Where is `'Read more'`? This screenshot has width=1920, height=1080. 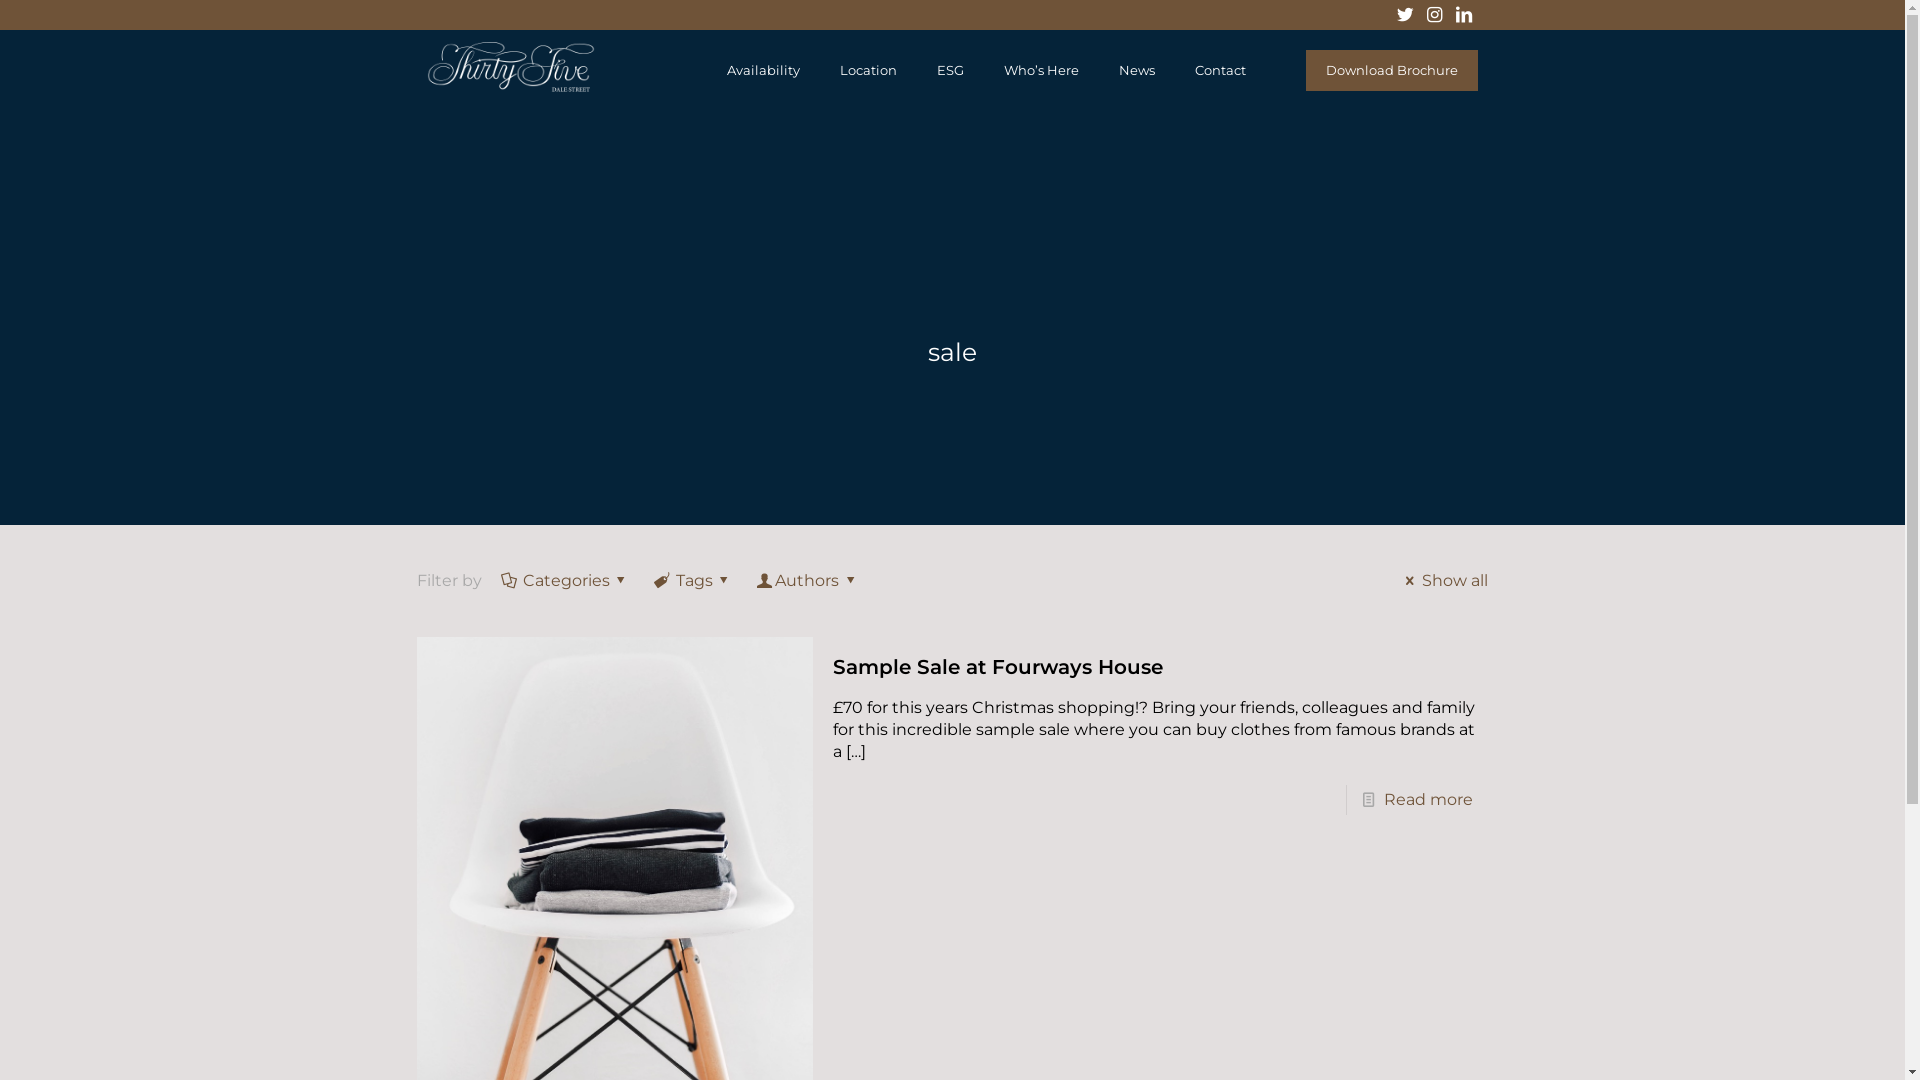
'Read more' is located at coordinates (1427, 798).